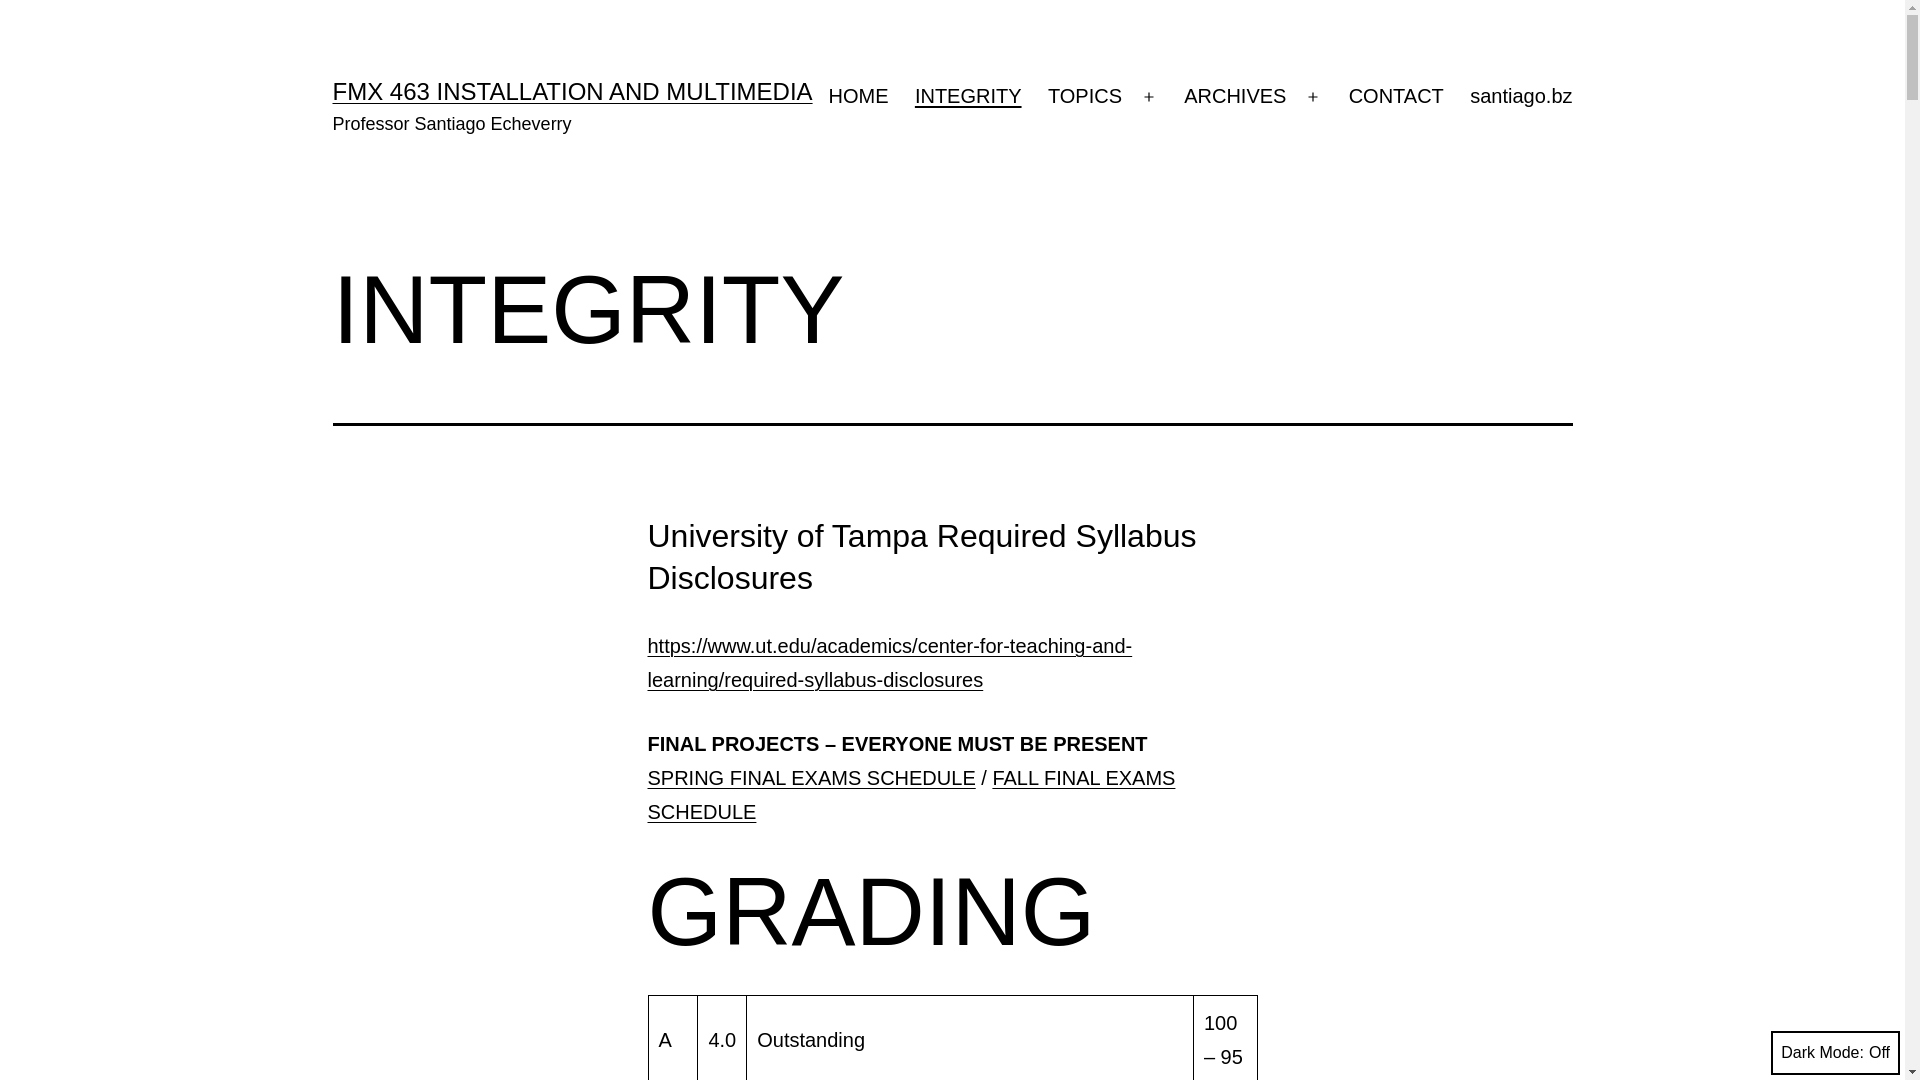 This screenshot has height=1080, width=1920. Describe the element at coordinates (968, 96) in the screenshot. I see `'INTEGRITY'` at that location.